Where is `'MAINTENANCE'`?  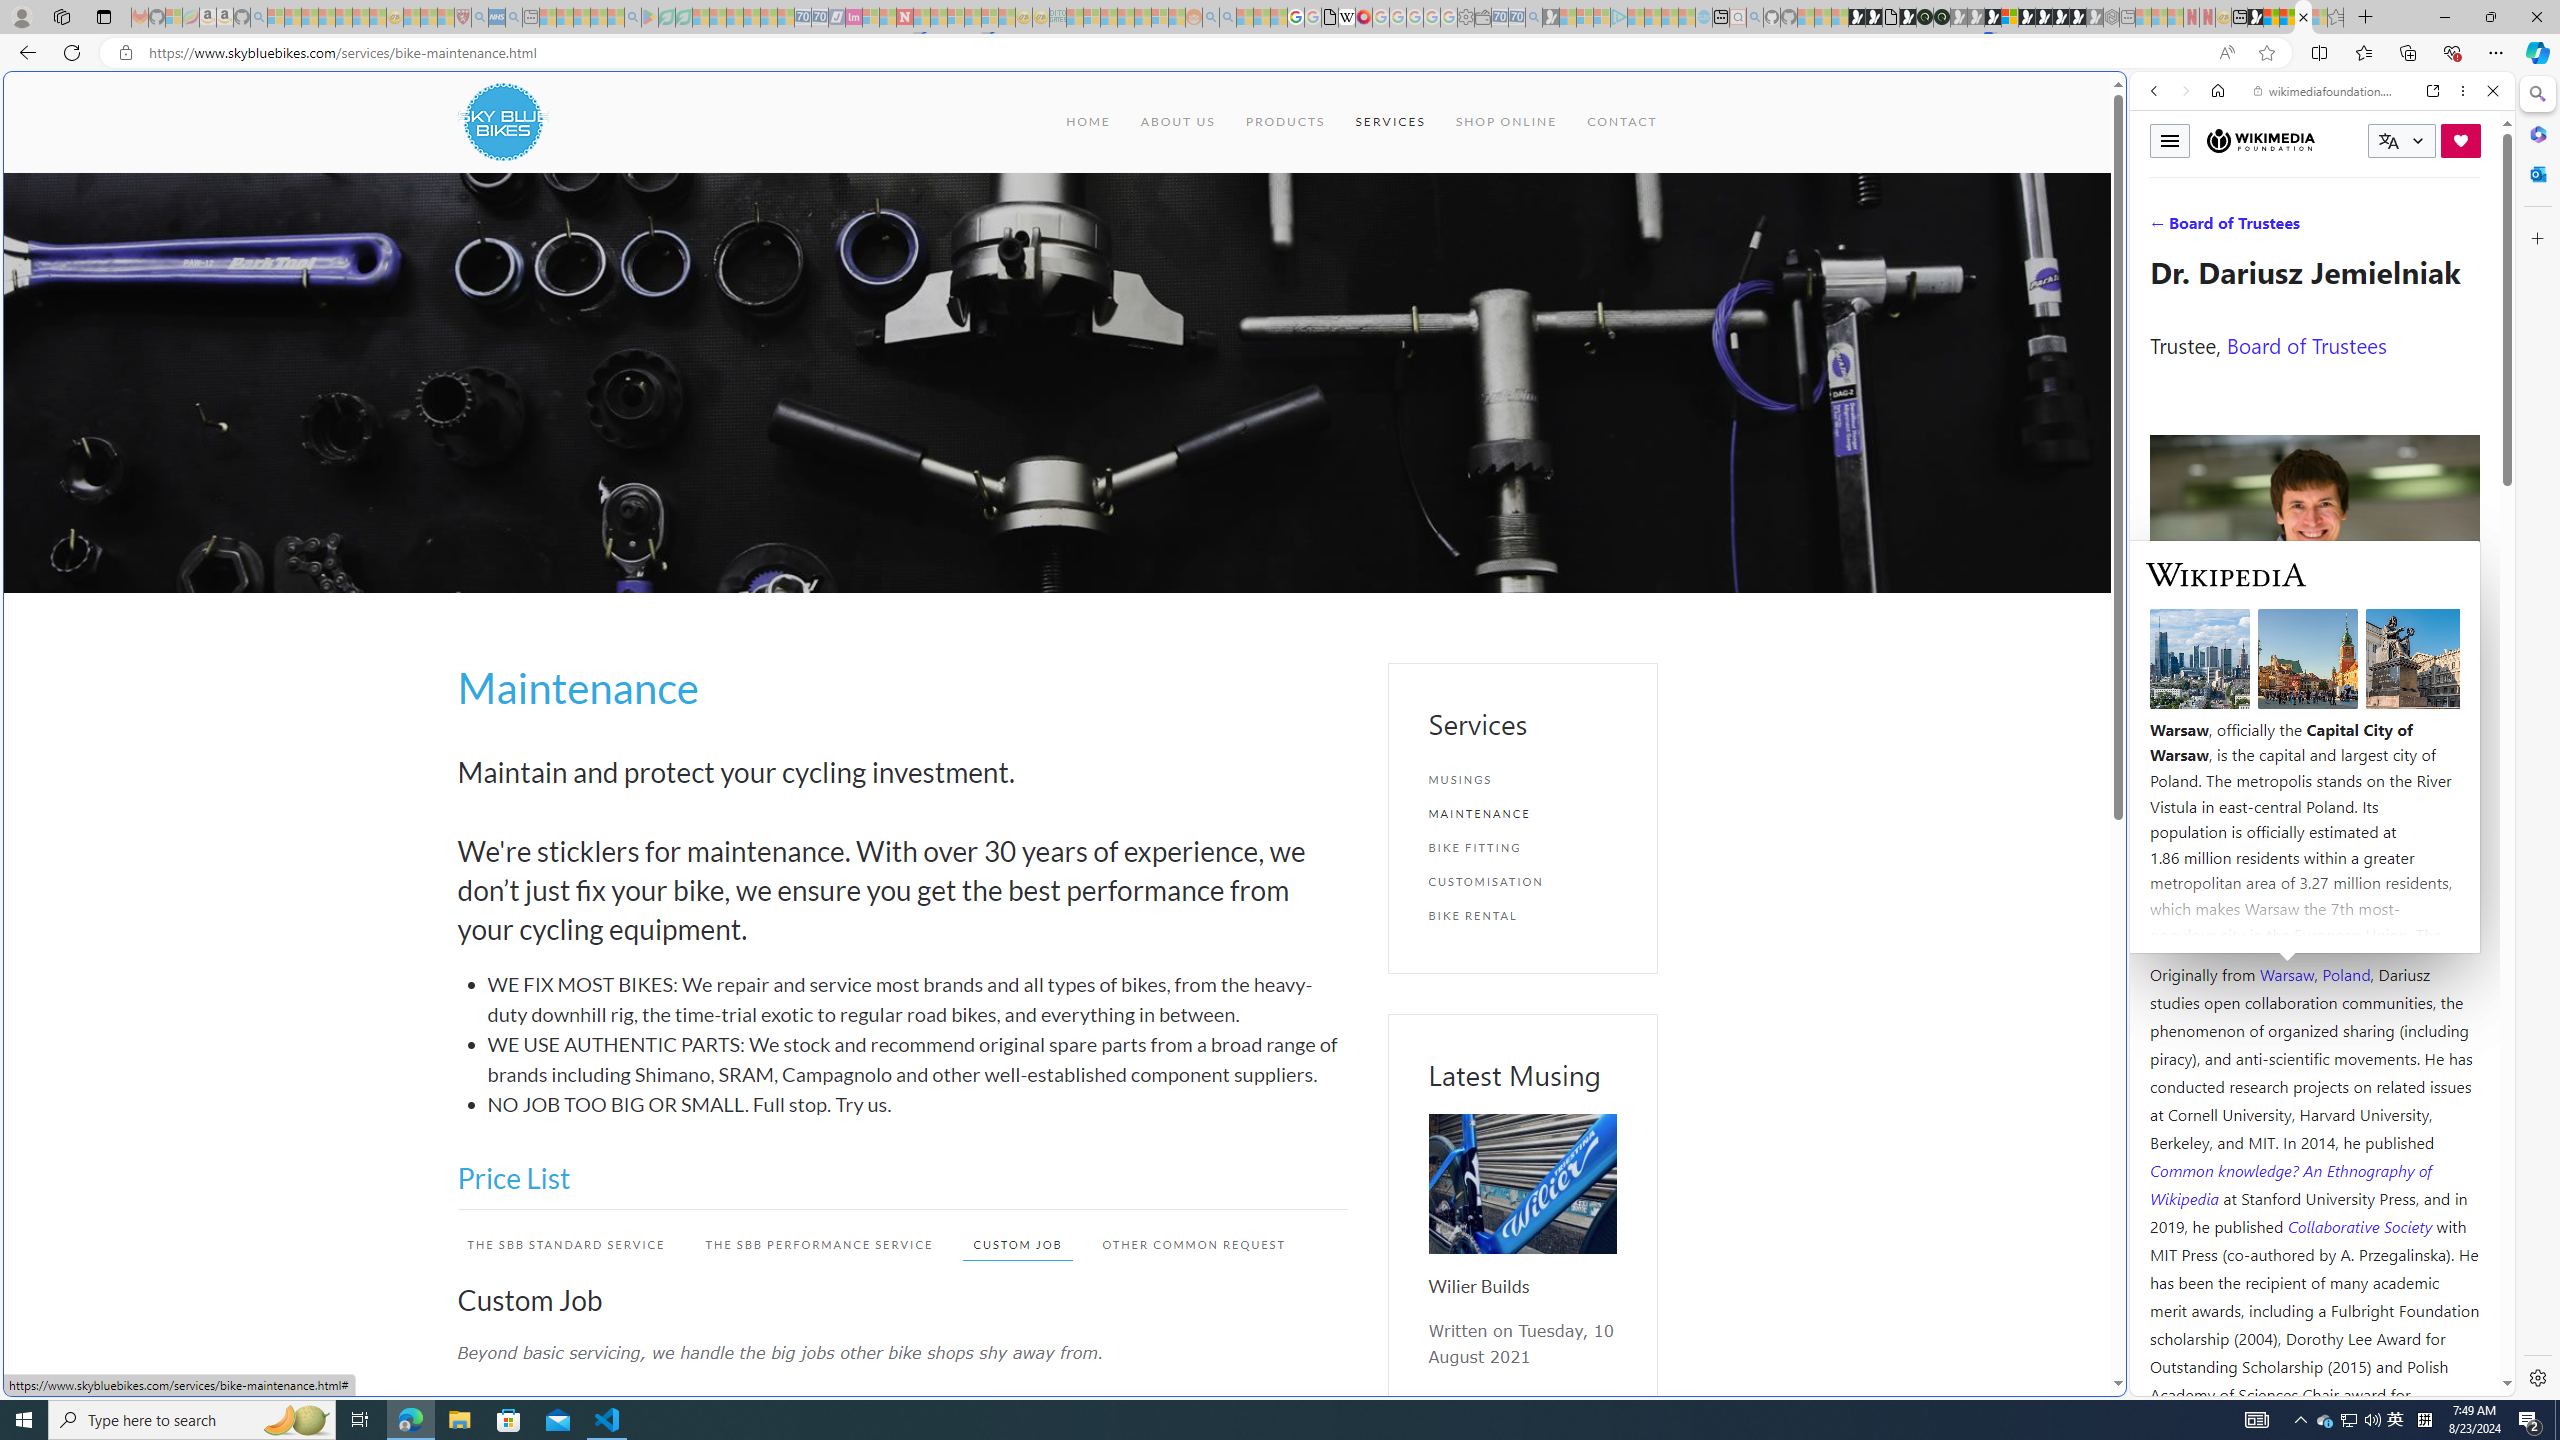
'MAINTENANCE' is located at coordinates (1520, 812).